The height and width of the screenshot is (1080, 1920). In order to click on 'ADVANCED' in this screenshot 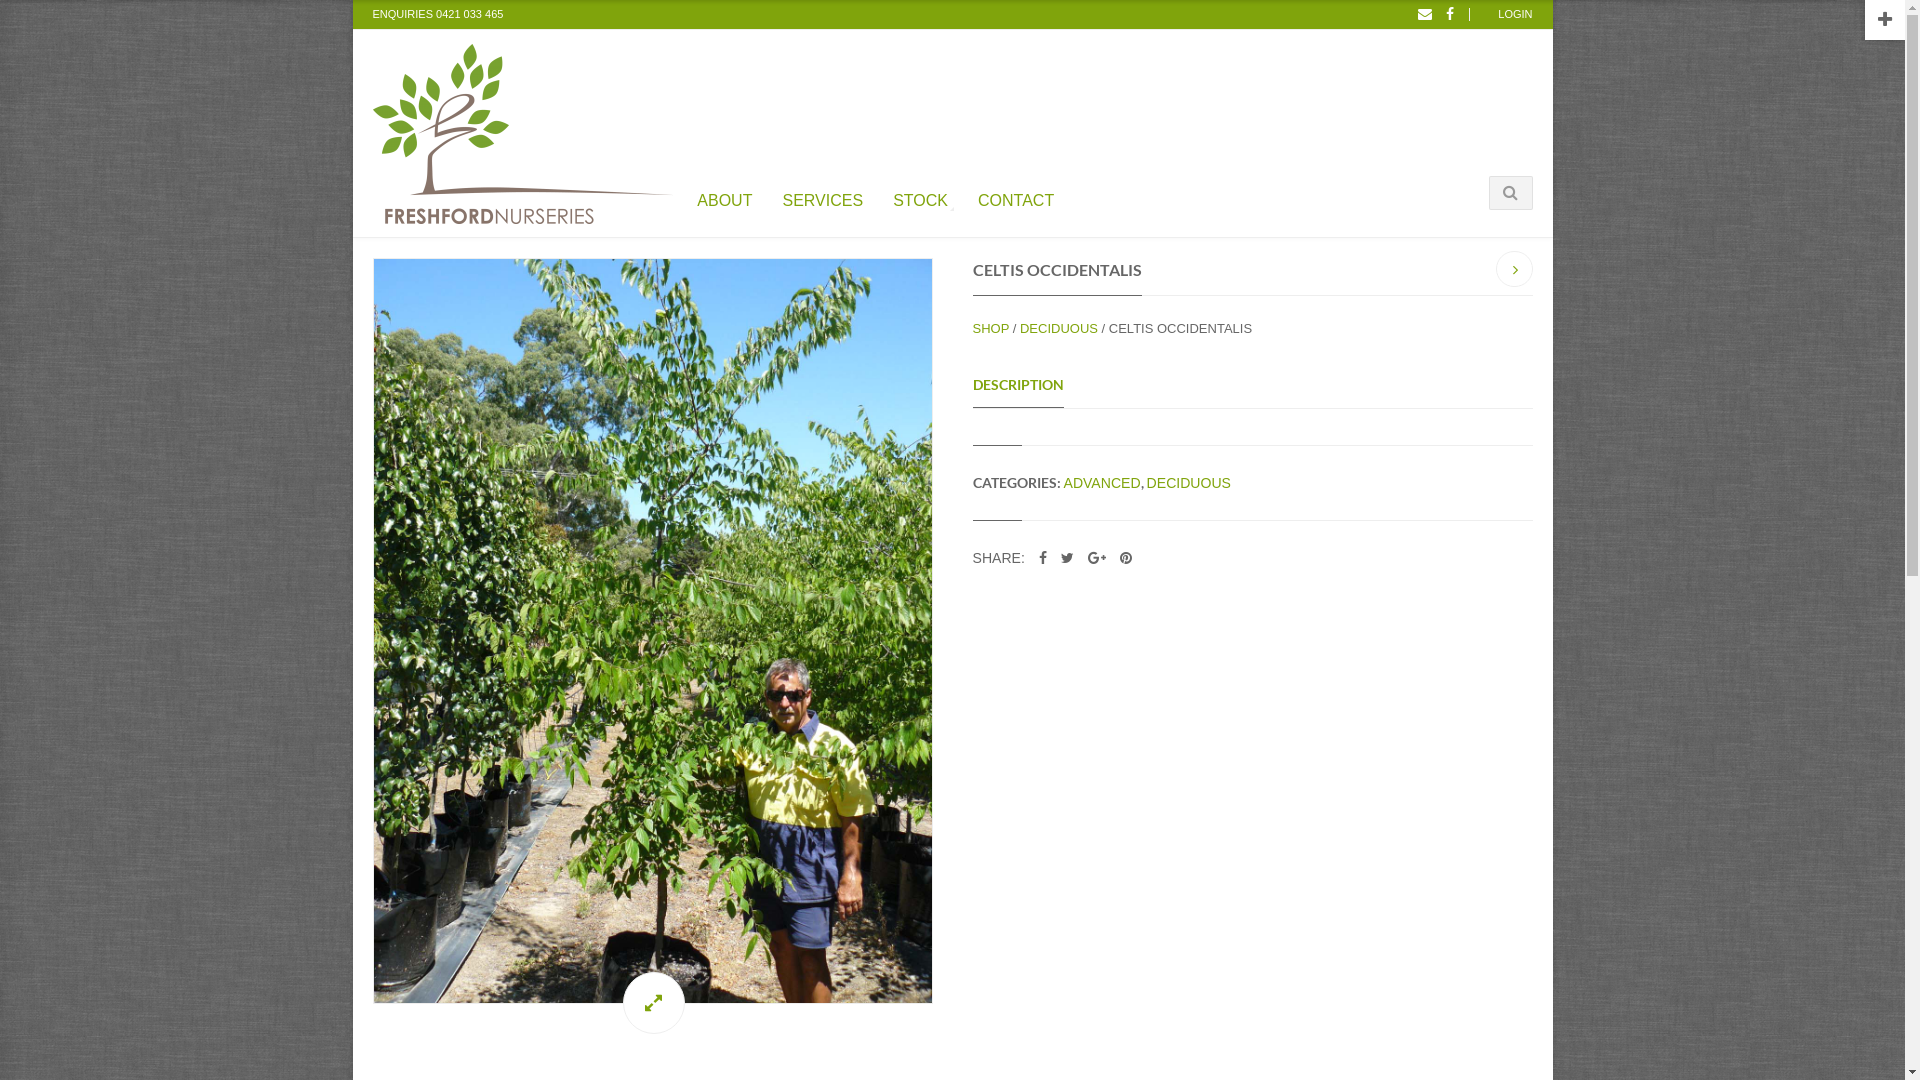, I will do `click(1063, 482)`.